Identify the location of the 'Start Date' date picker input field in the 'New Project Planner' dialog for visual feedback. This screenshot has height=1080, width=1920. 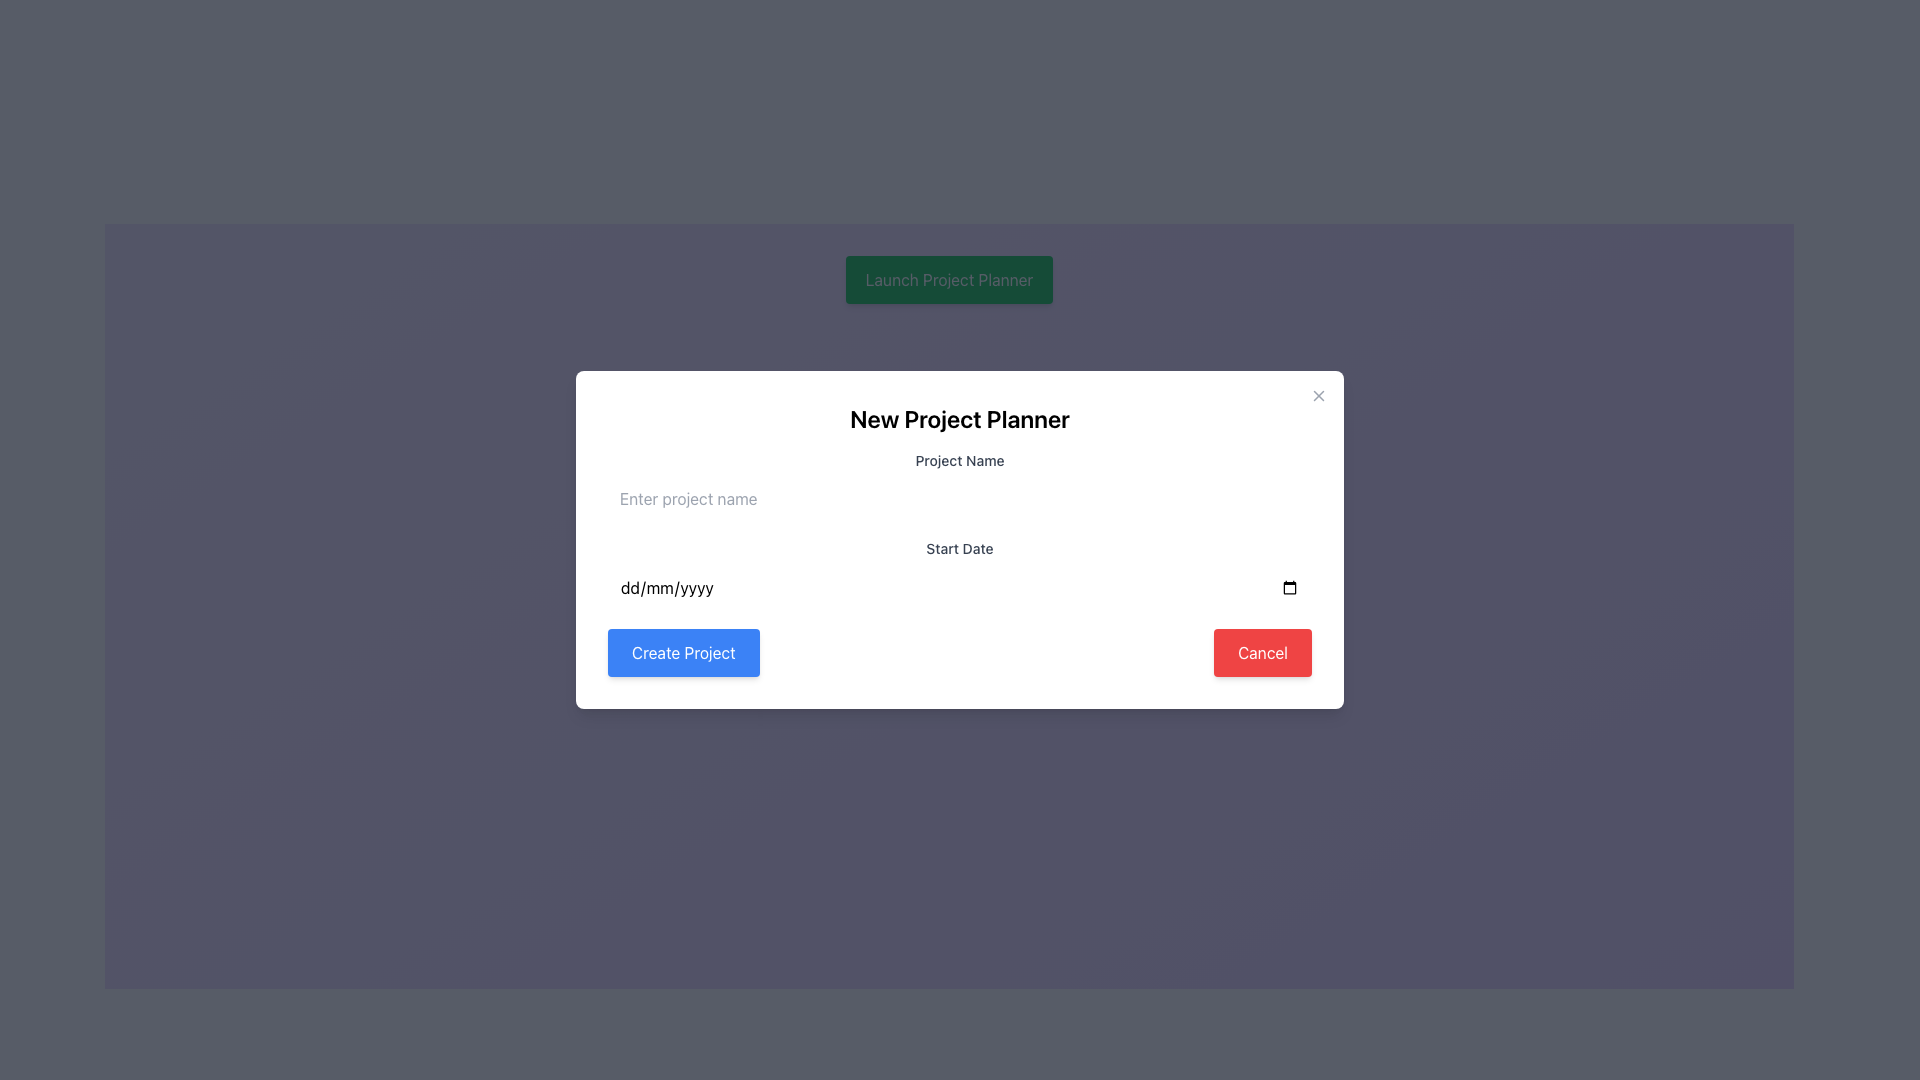
(960, 575).